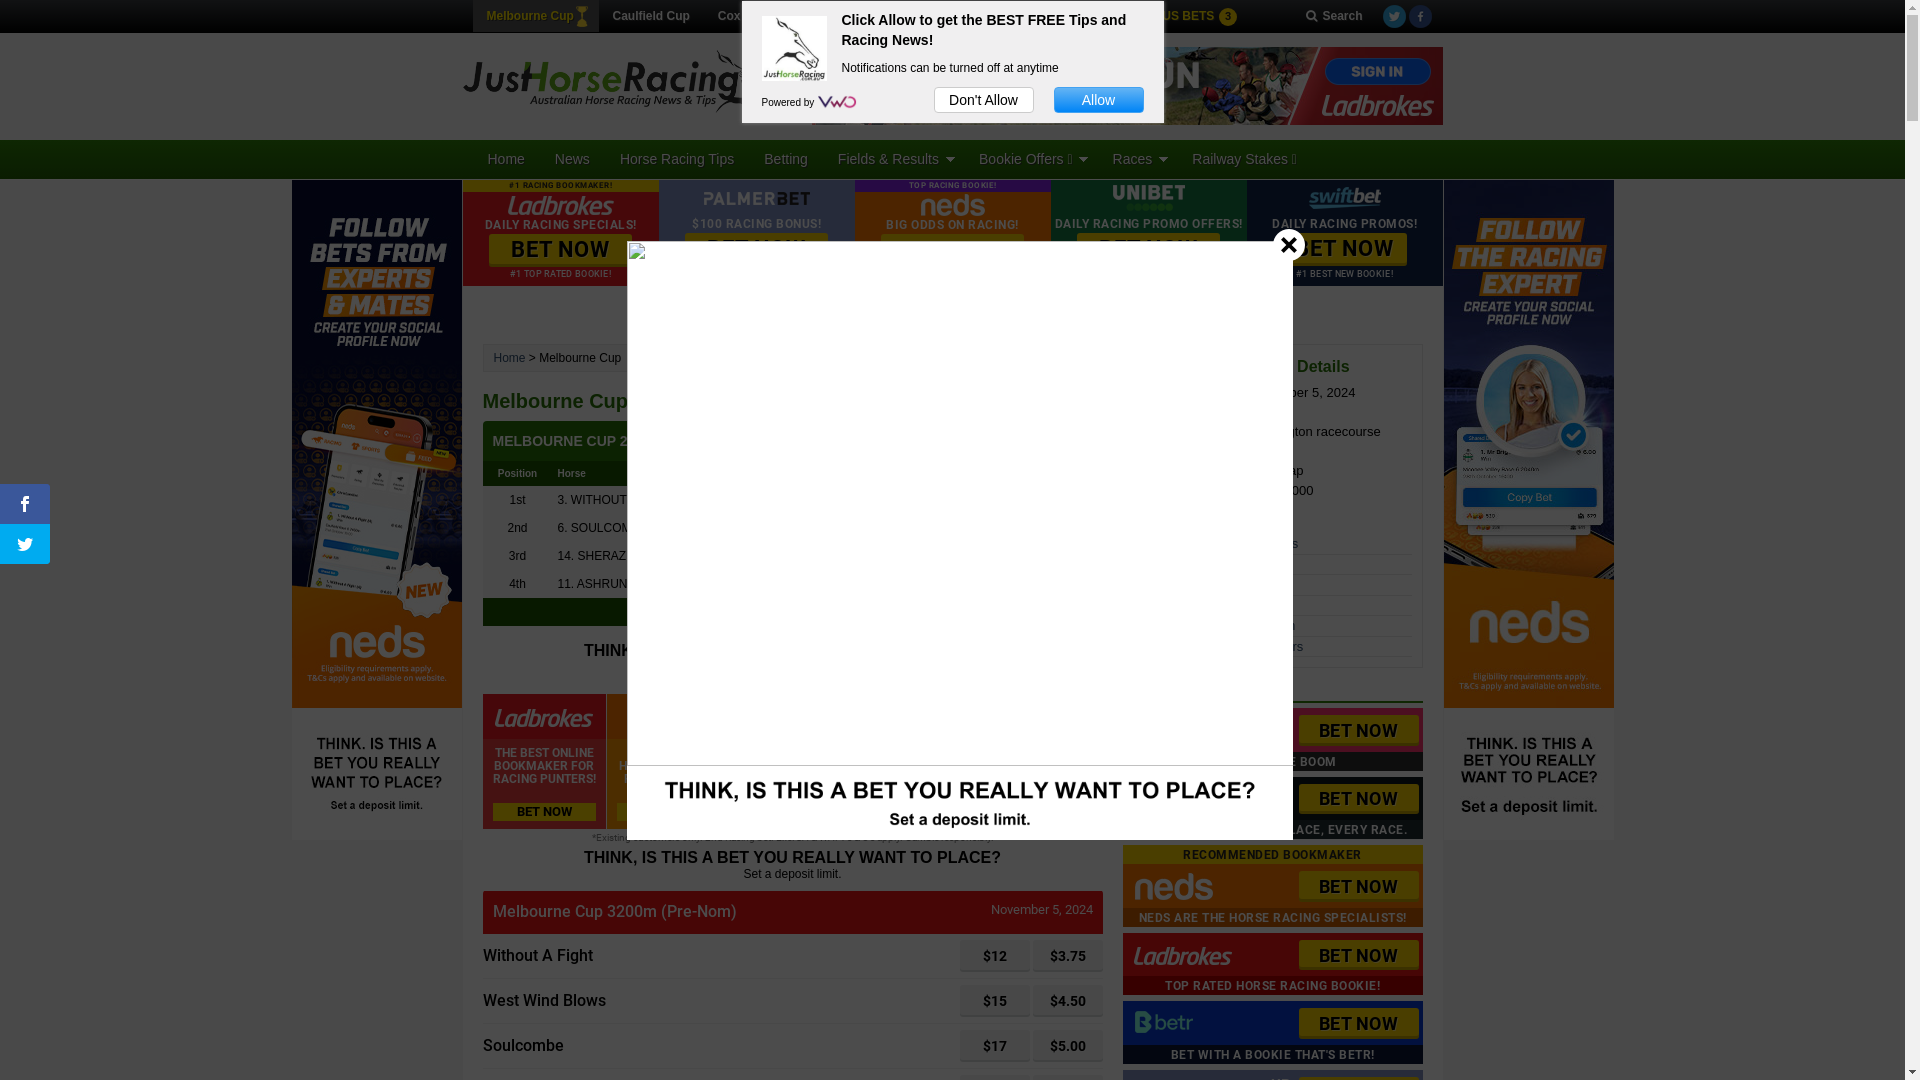  What do you see at coordinates (571, 157) in the screenshot?
I see `'News'` at bounding box center [571, 157].